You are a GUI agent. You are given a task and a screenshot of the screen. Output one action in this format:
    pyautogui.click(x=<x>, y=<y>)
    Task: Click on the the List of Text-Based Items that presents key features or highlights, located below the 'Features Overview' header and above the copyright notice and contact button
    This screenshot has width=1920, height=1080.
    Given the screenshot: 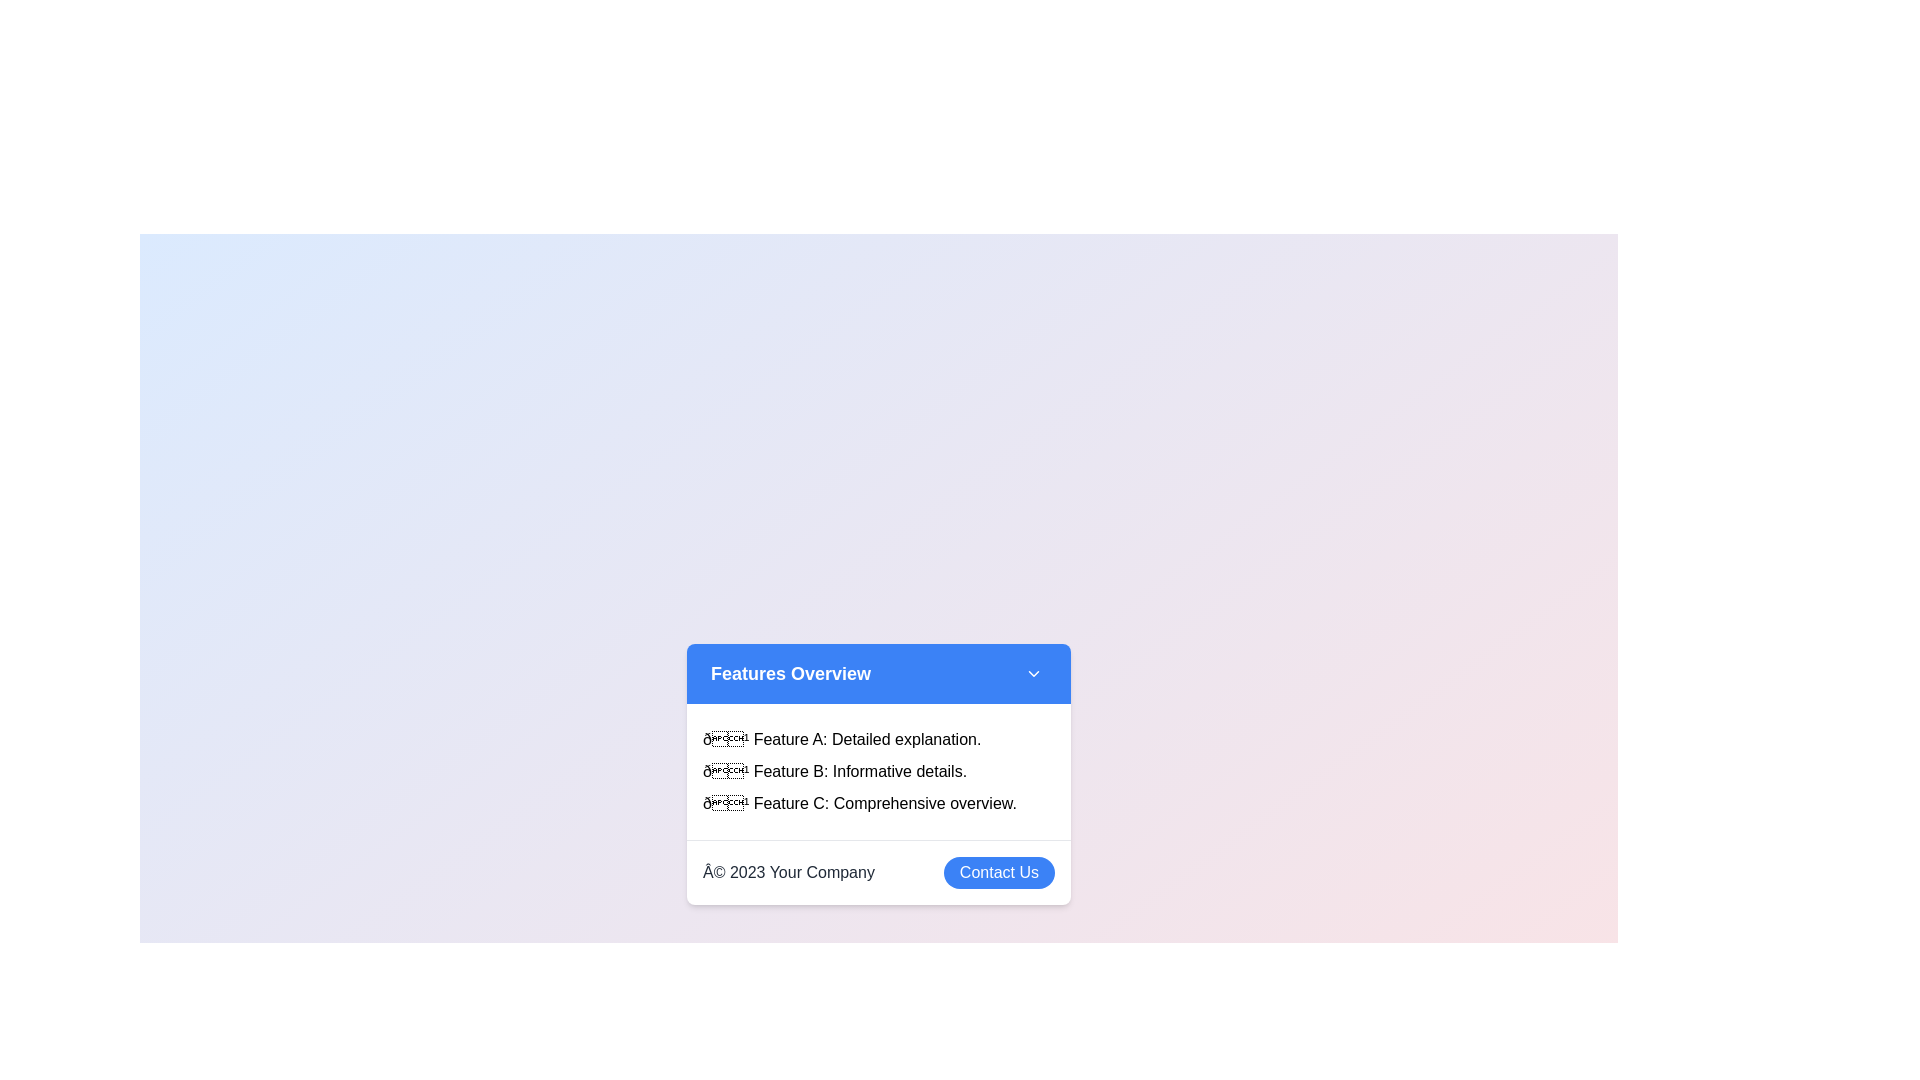 What is the action you would take?
    pyautogui.click(x=878, y=770)
    